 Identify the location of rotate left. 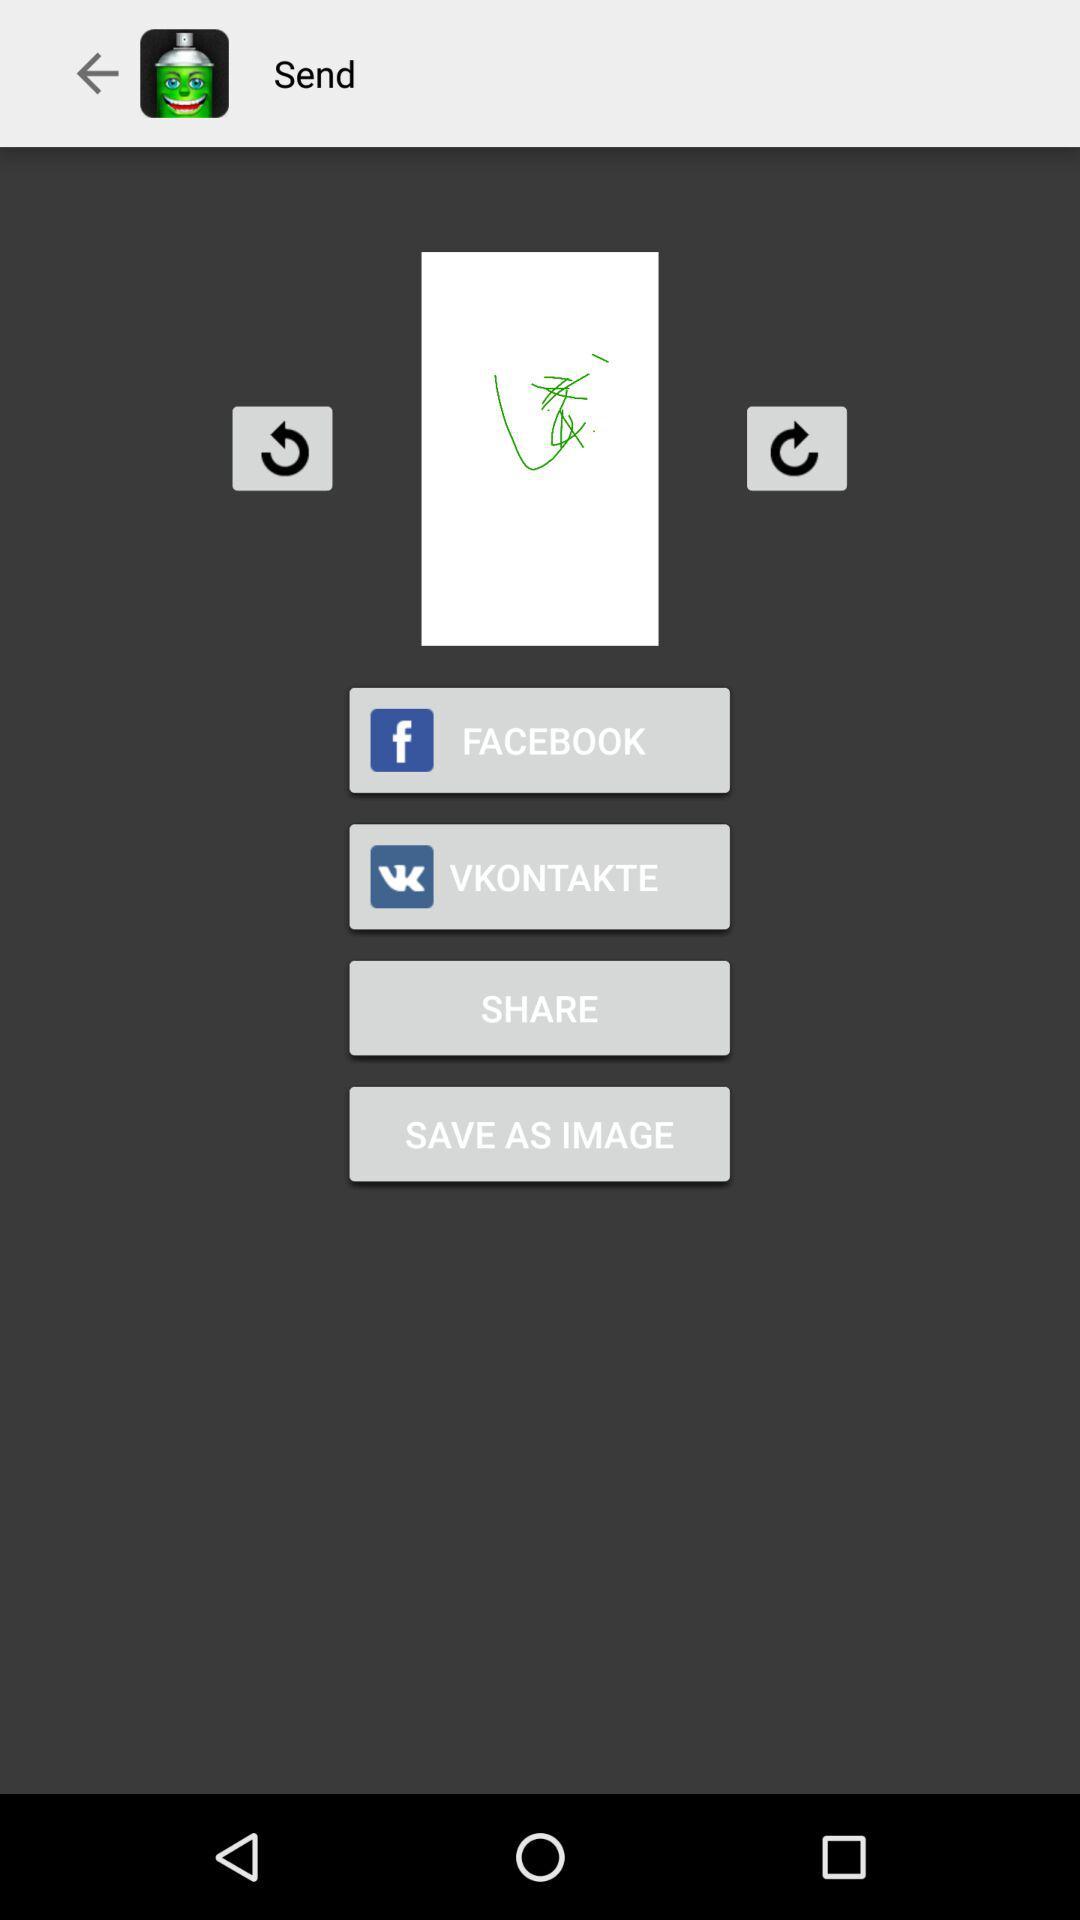
(282, 447).